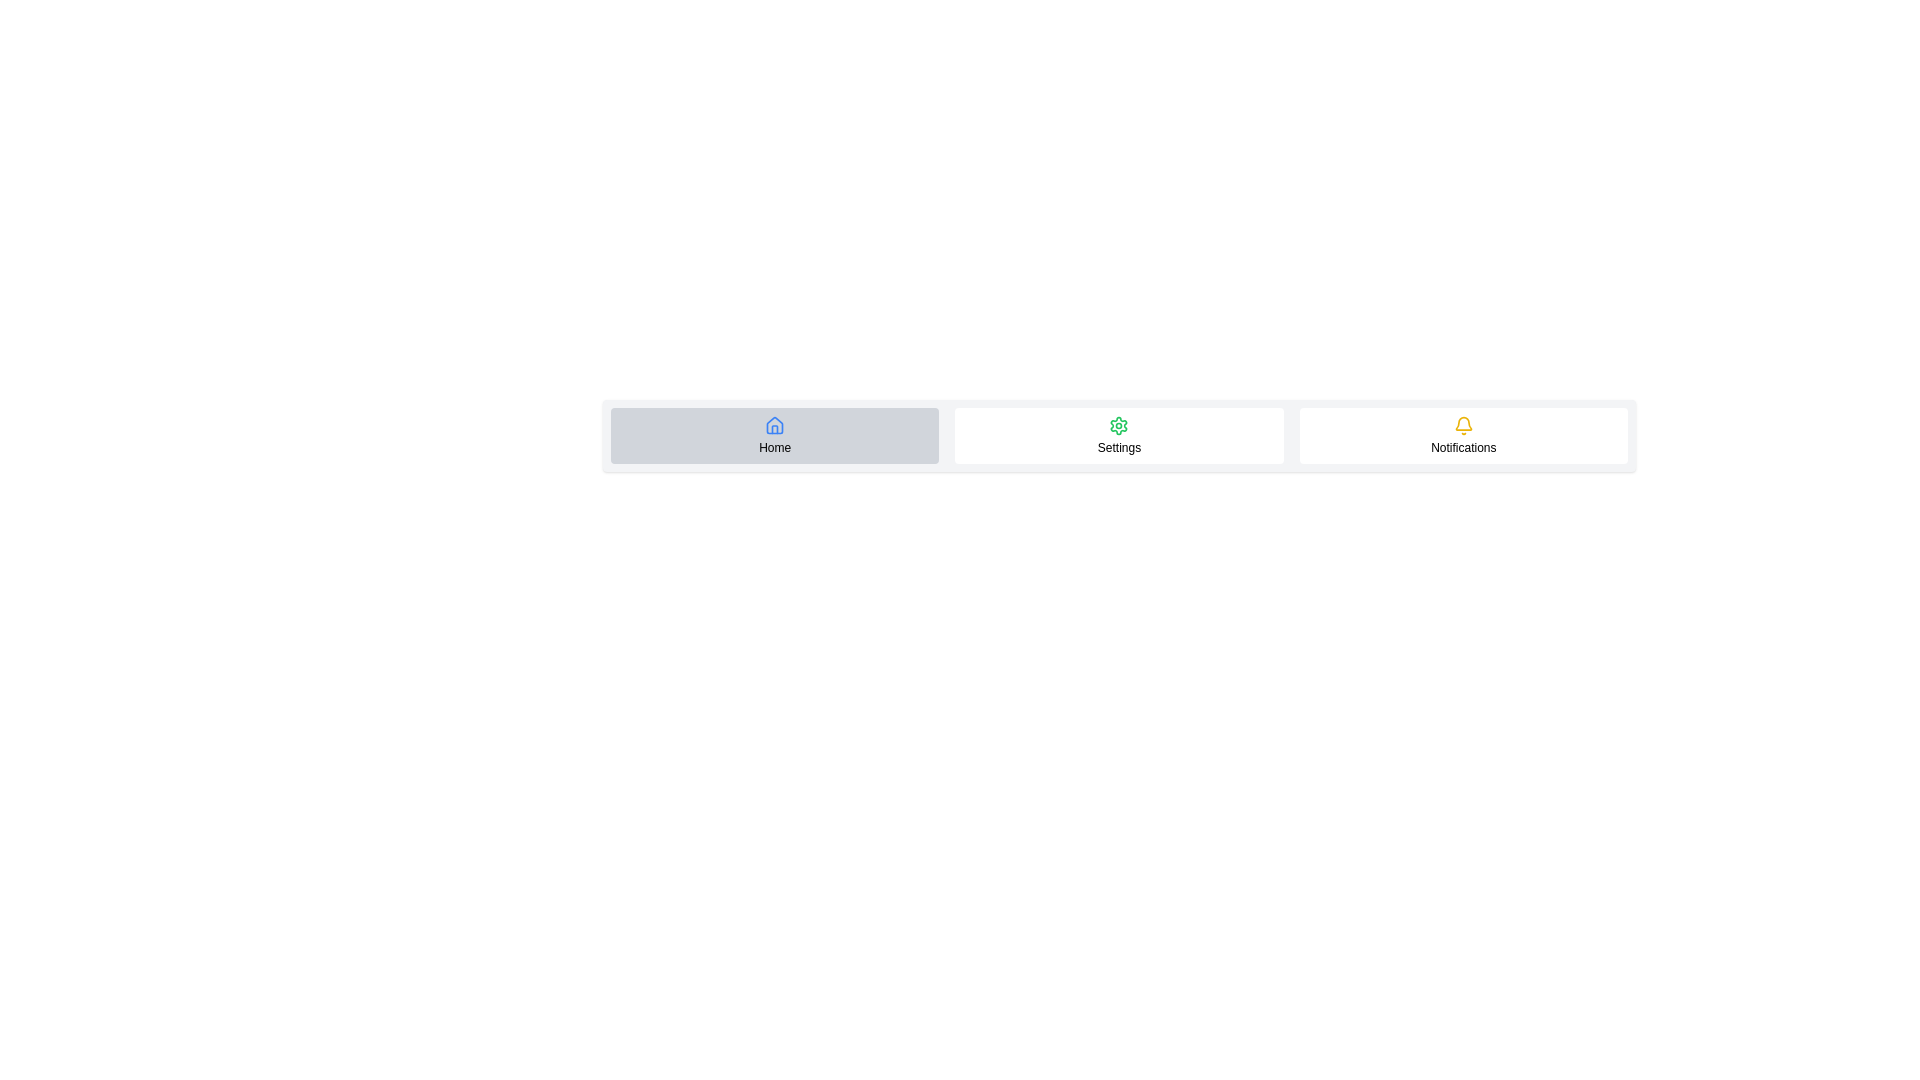 Image resolution: width=1920 pixels, height=1080 pixels. I want to click on the 'Home' navigation icon, which is visually separated by rounded borders and a gray background, so click(774, 424).